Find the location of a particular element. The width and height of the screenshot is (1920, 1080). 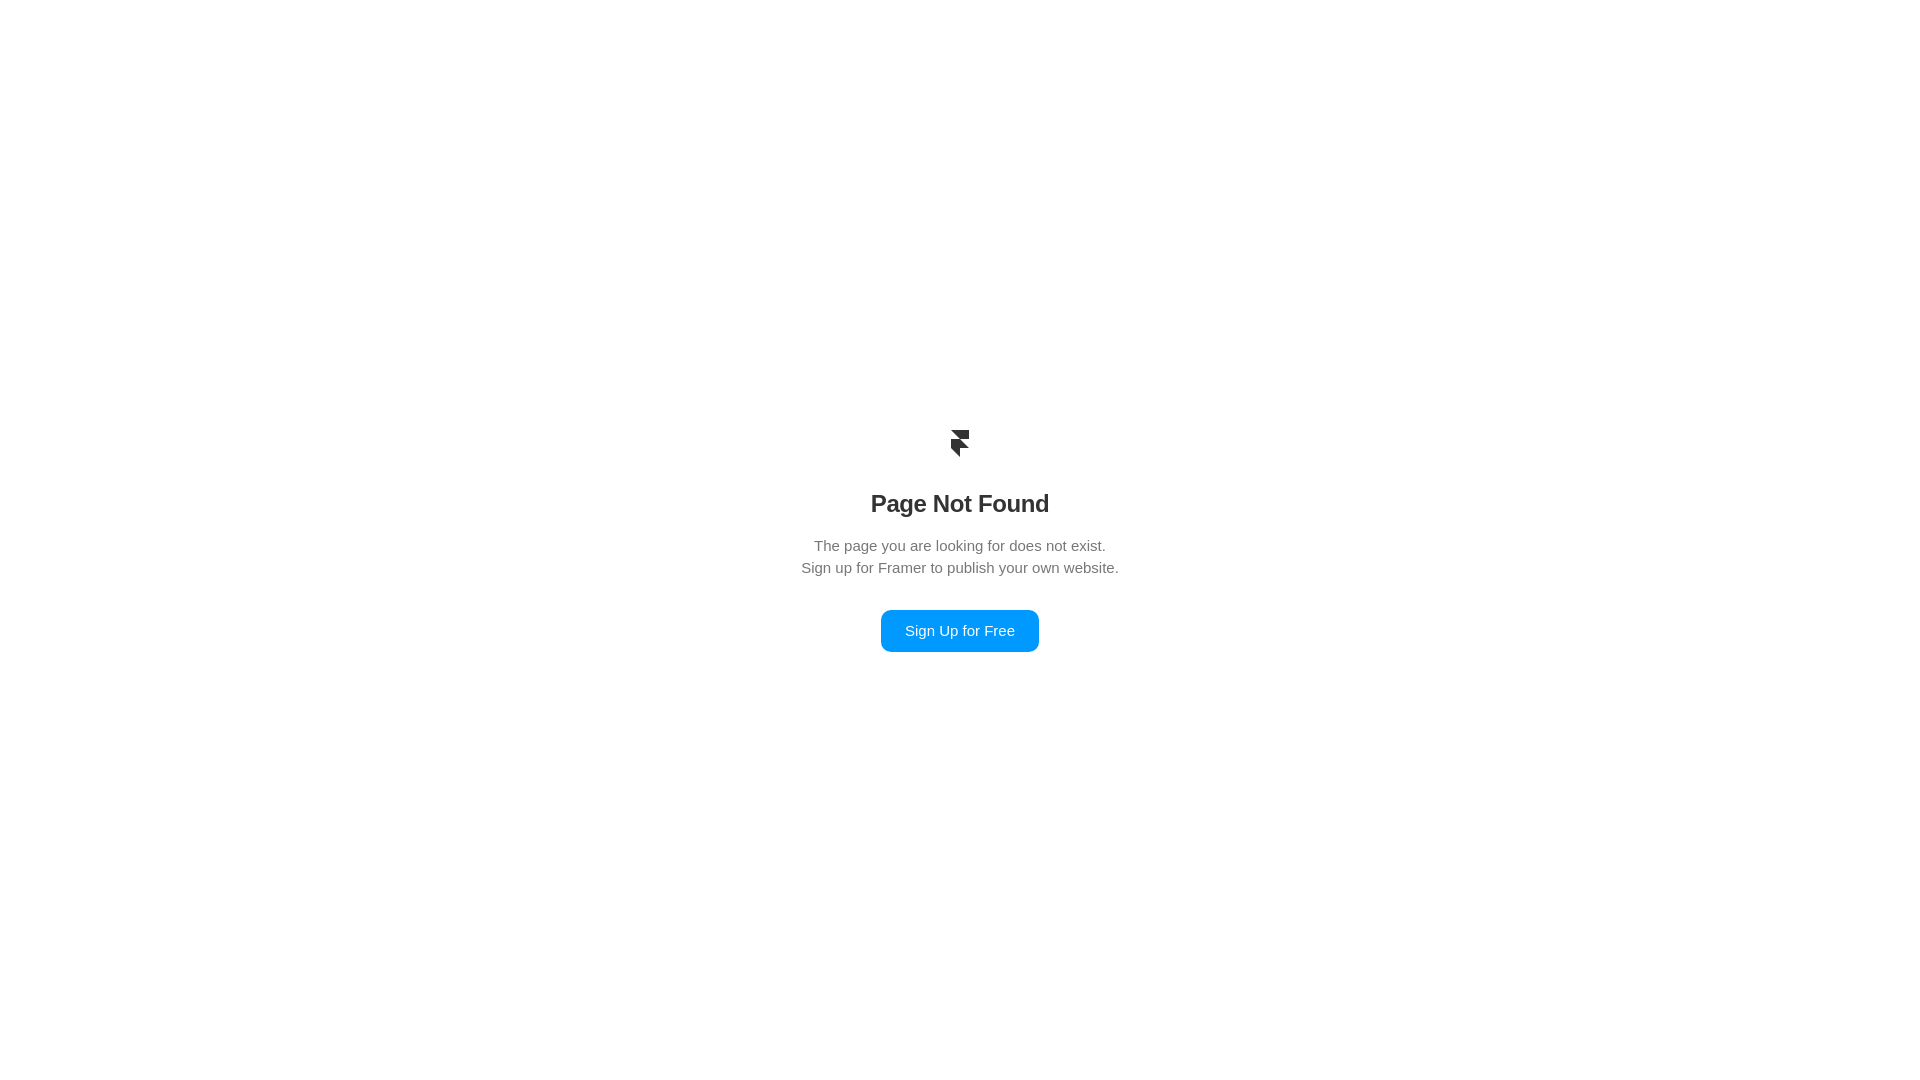

'Sign Up for Free' is located at coordinates (960, 631).